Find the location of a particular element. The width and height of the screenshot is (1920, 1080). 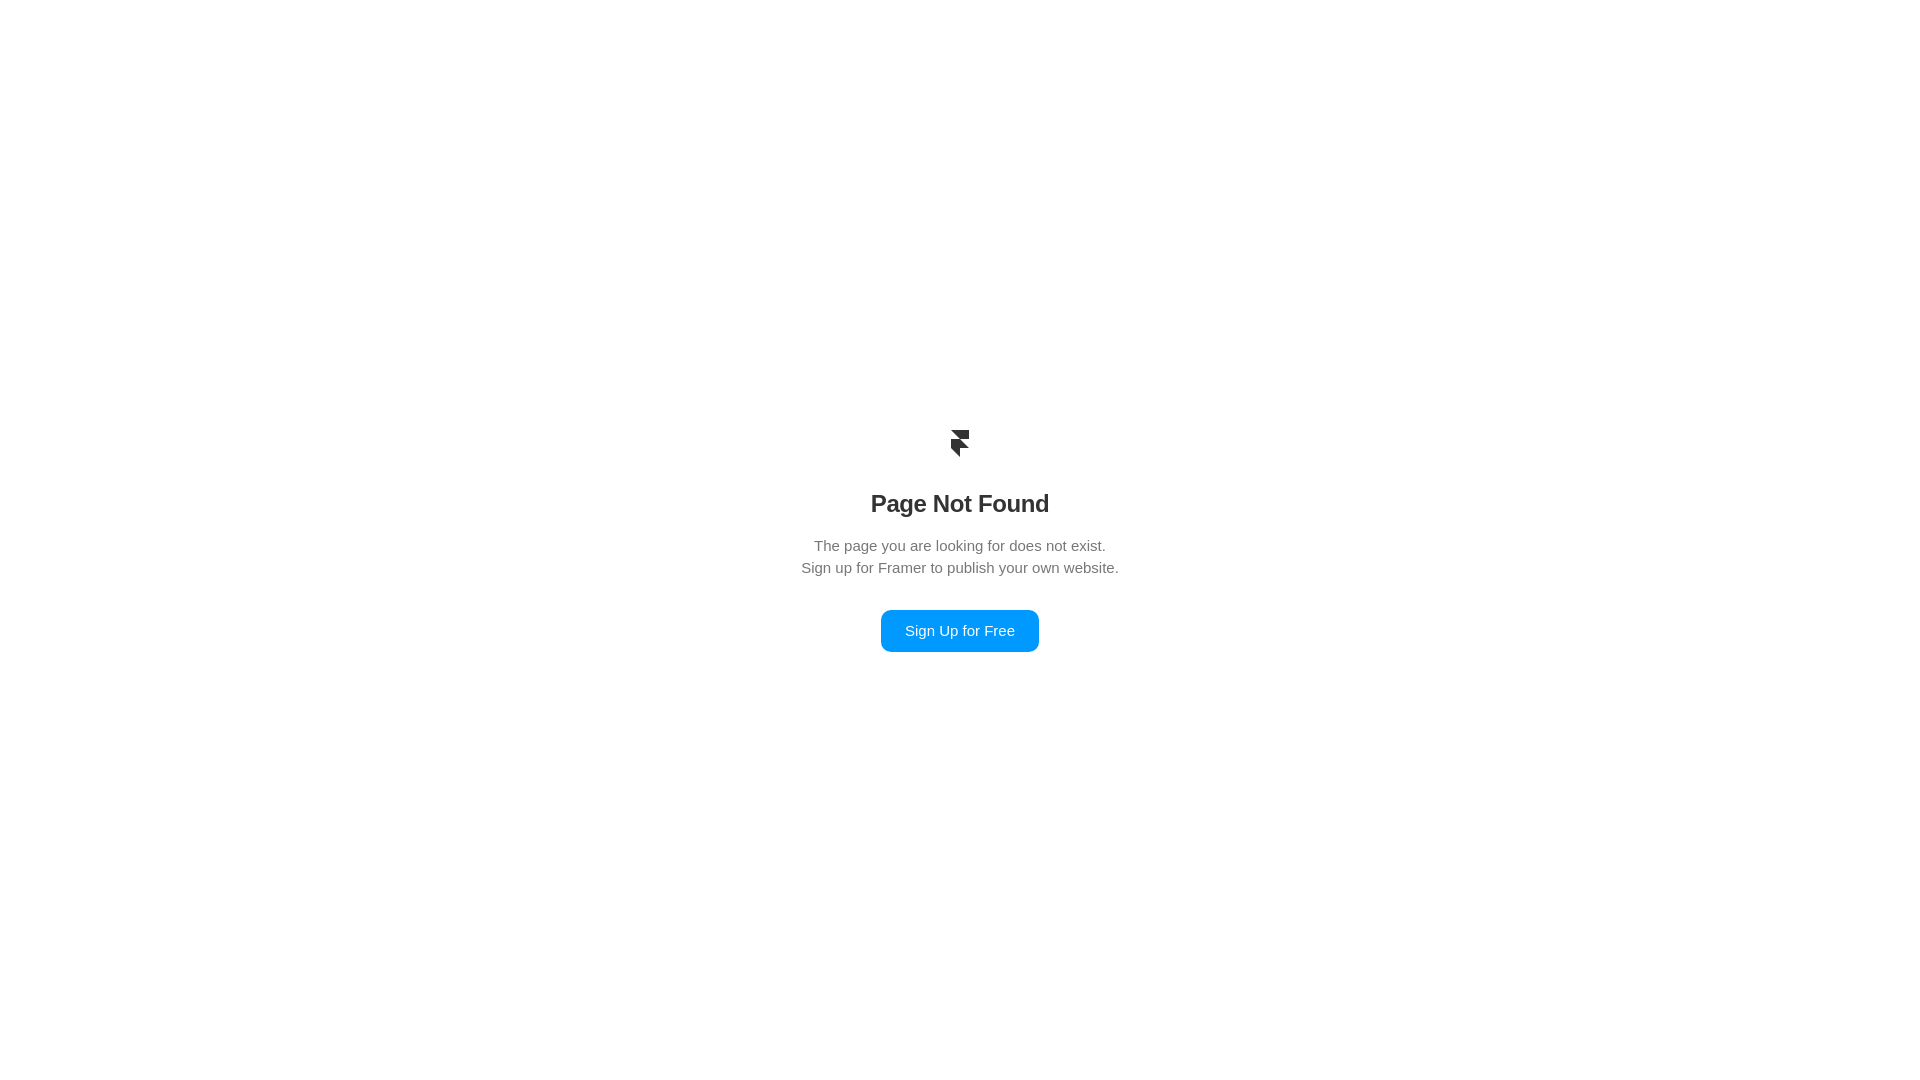

'Sign Up for Free' is located at coordinates (960, 631).